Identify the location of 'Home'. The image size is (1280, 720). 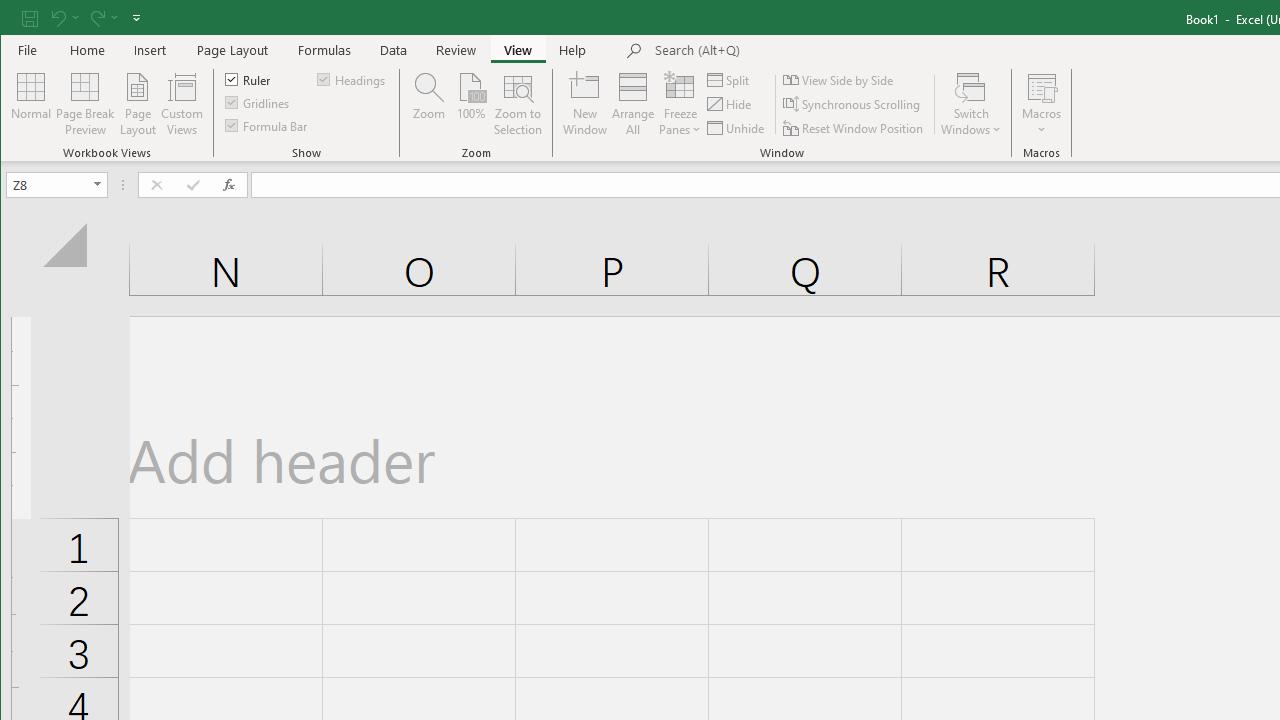
(86, 49).